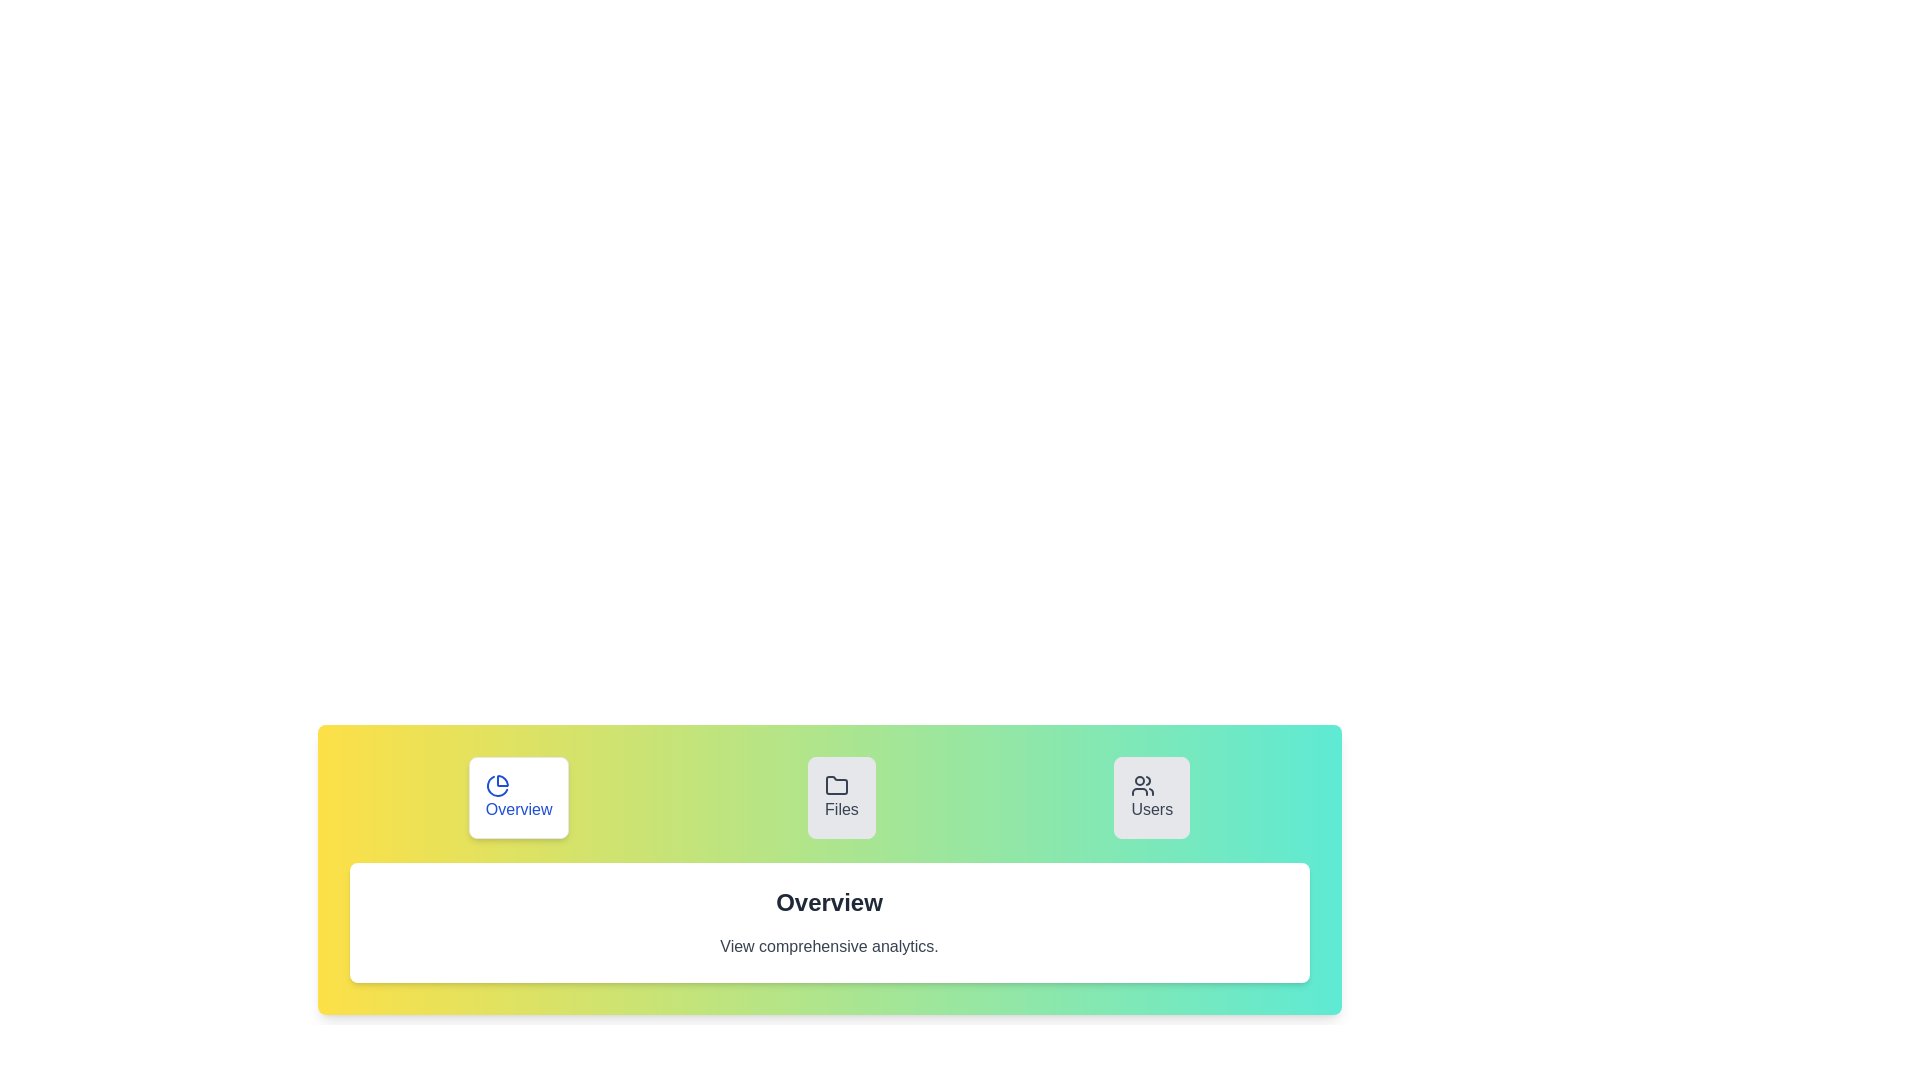 The width and height of the screenshot is (1920, 1080). What do you see at coordinates (1152, 797) in the screenshot?
I see `the Users tab to inspect its content` at bounding box center [1152, 797].